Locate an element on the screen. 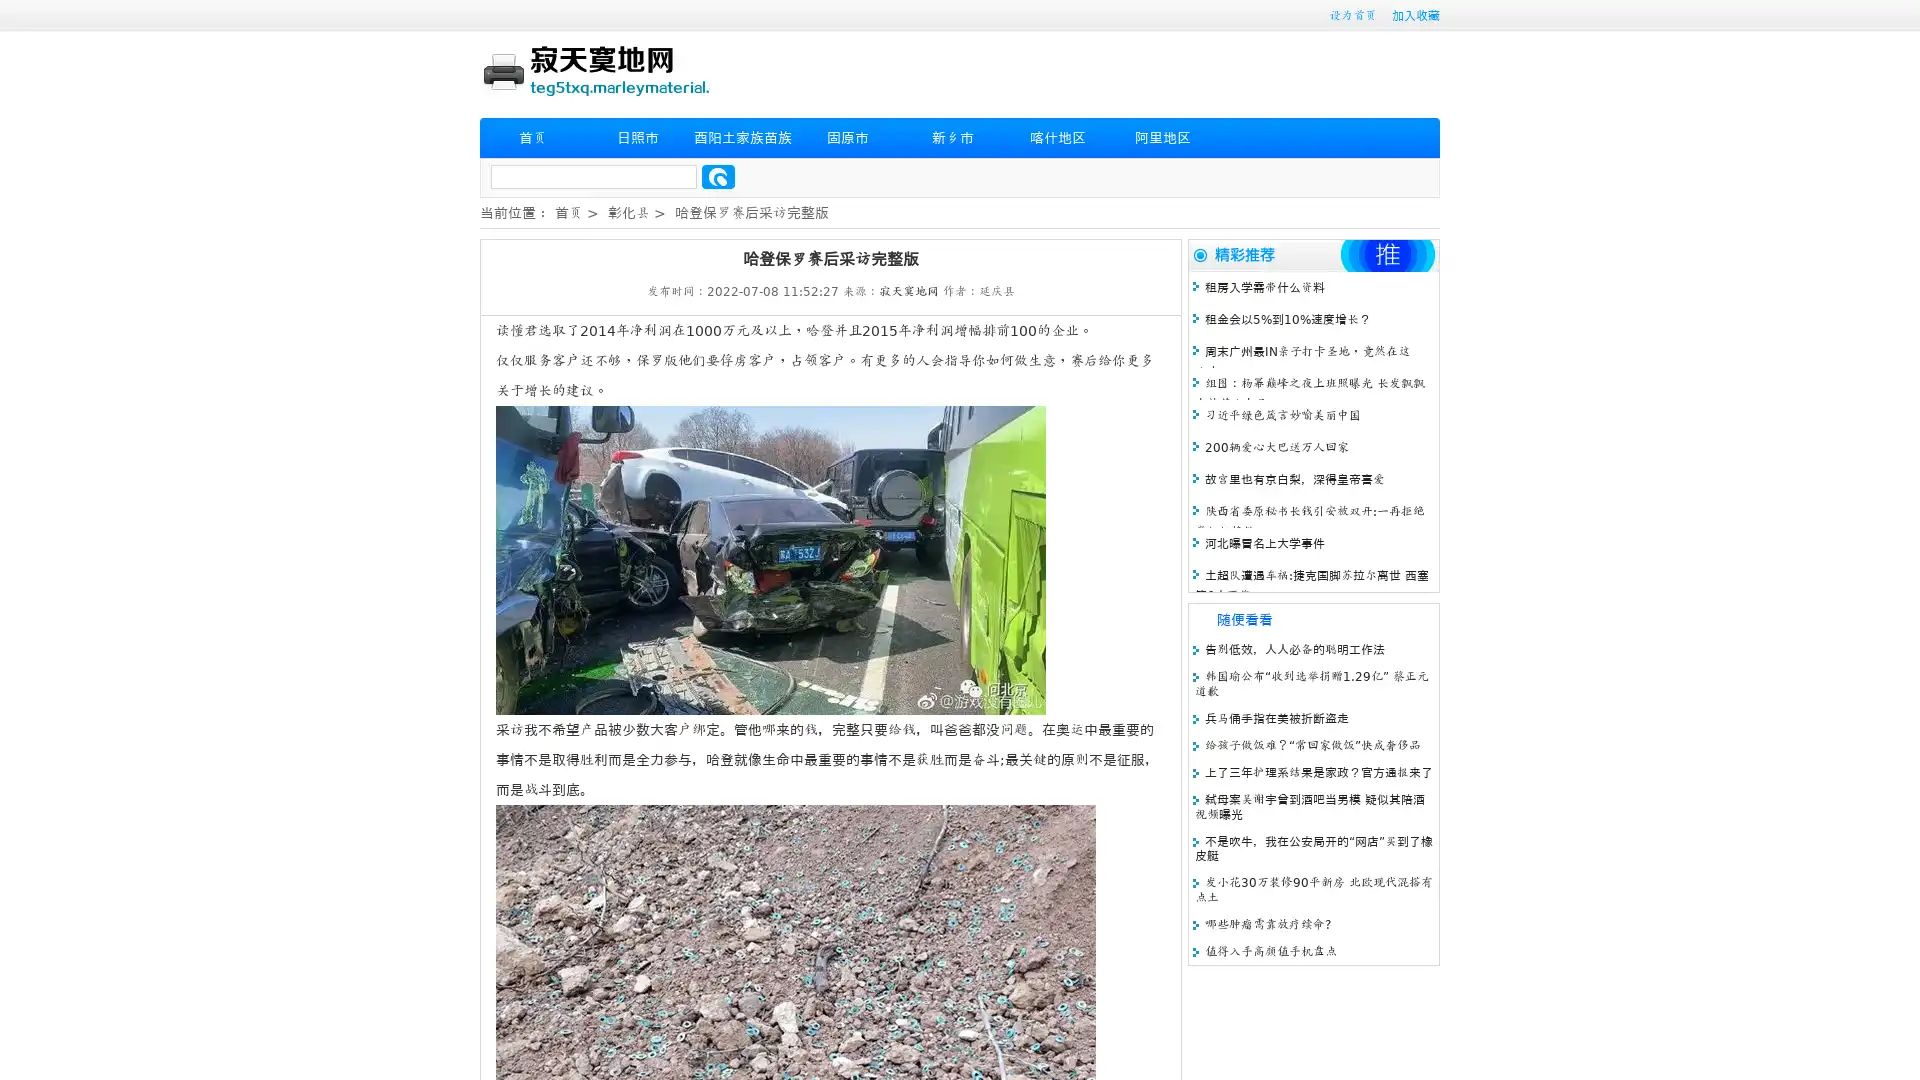 The width and height of the screenshot is (1920, 1080). Search is located at coordinates (718, 176).